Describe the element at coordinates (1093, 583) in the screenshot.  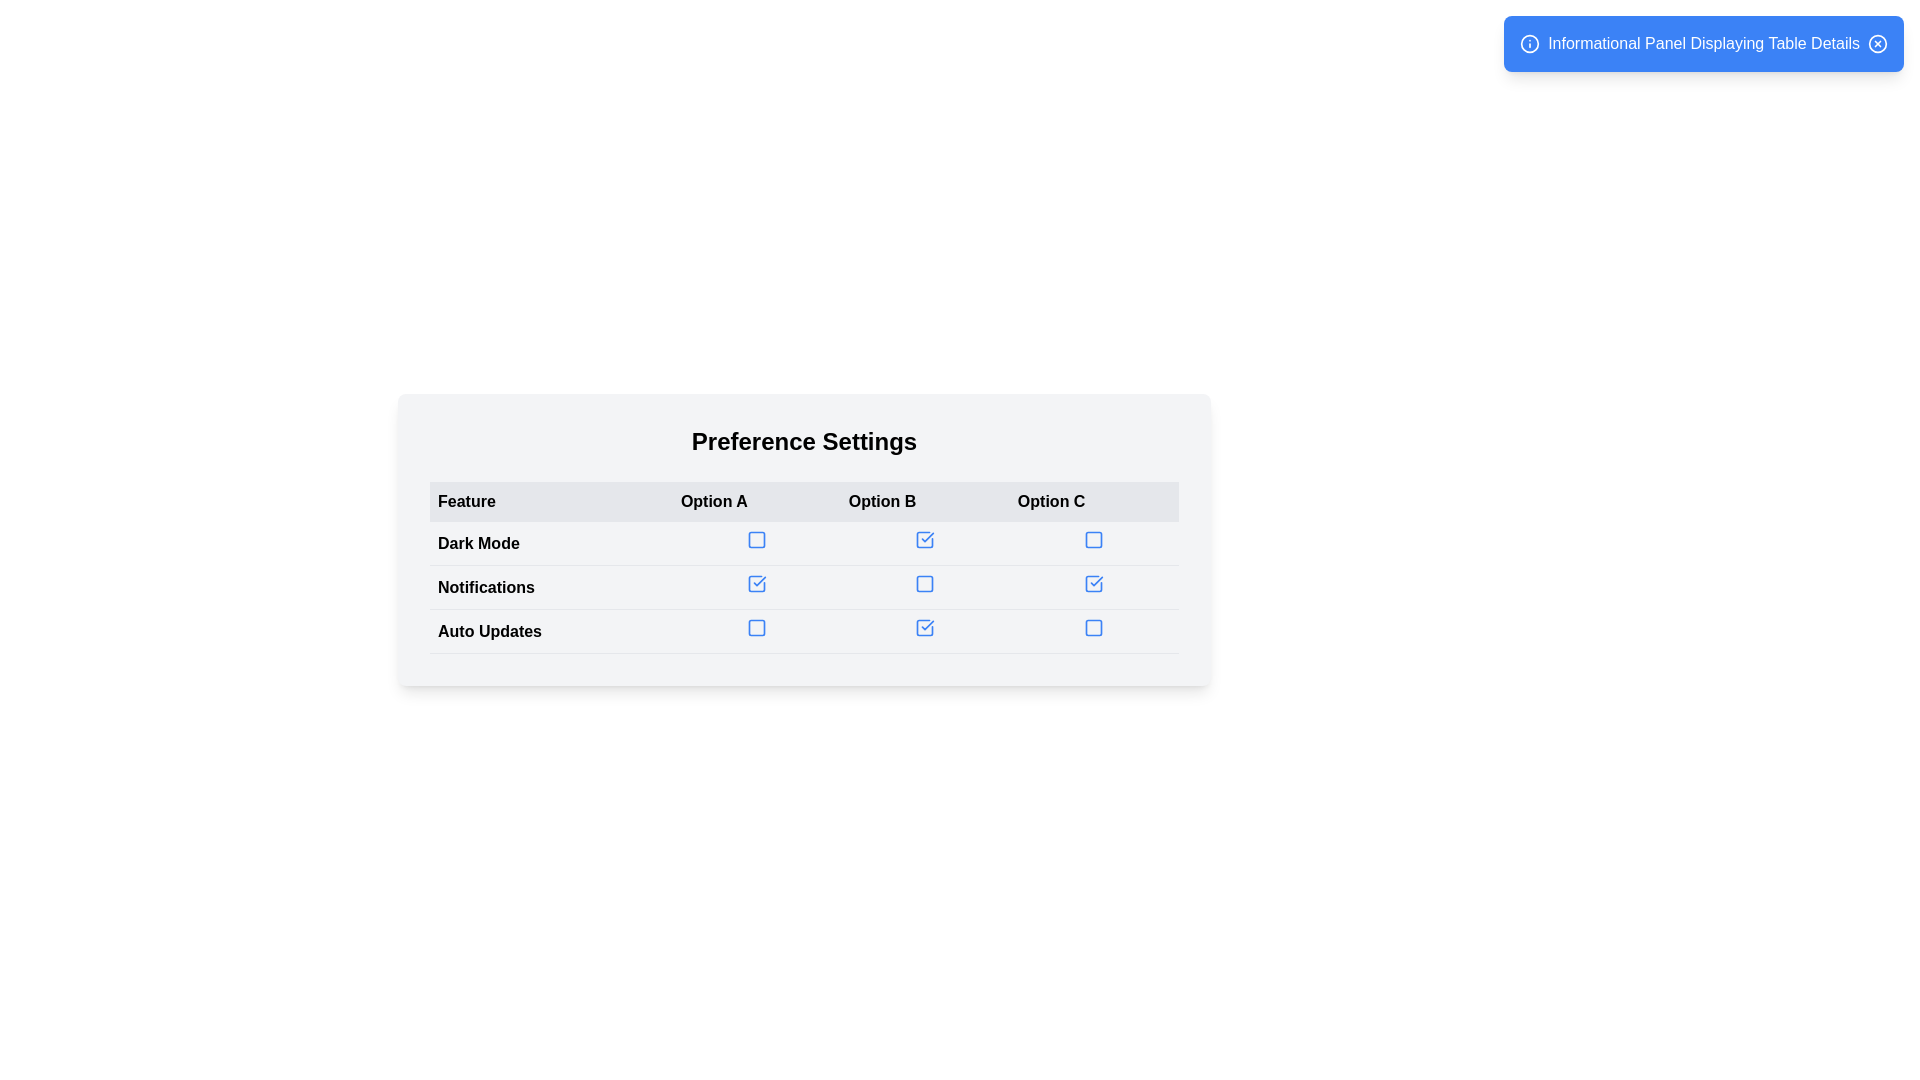
I see `the checkbox styled as a square outlined in blue with a checkmark inside, located in the 'Auto Updates' row under the 'Option C' column of the preference settings table` at that location.